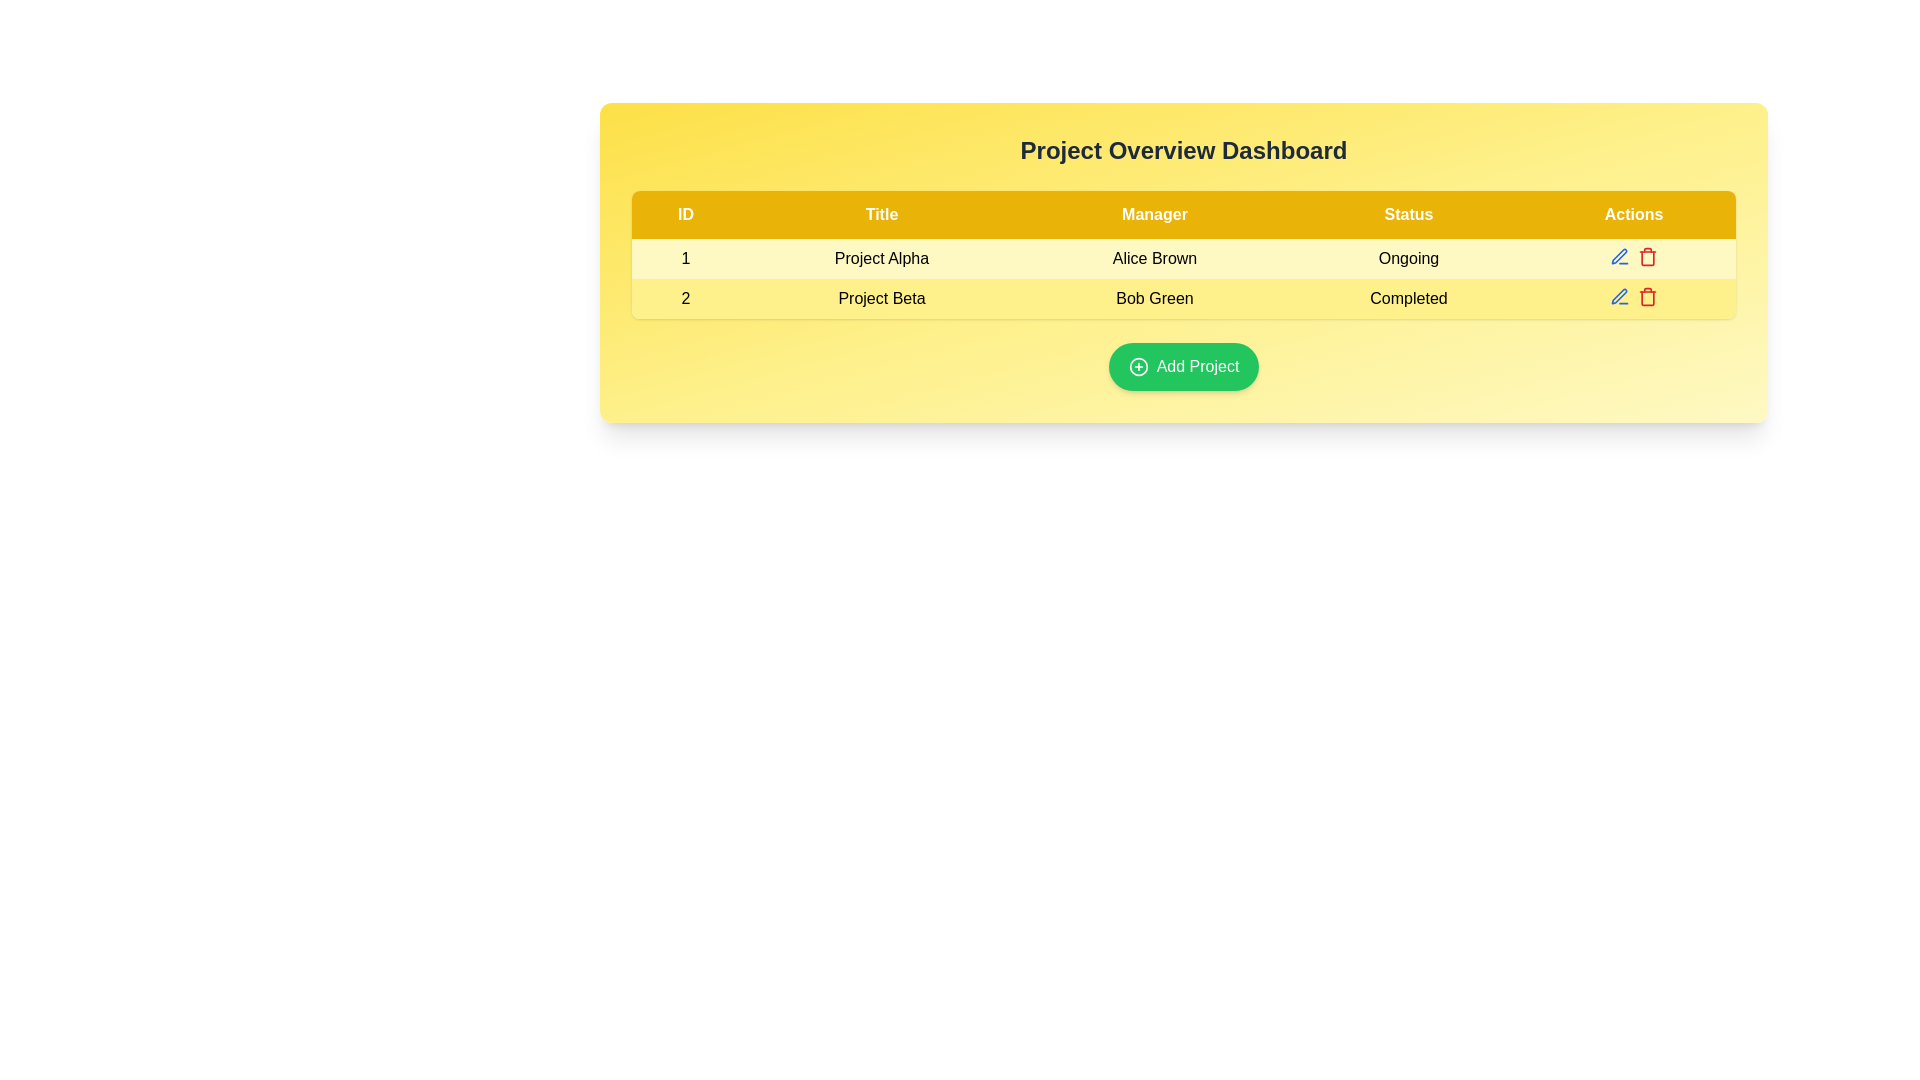 The height and width of the screenshot is (1080, 1920). What do you see at coordinates (1138, 366) in the screenshot?
I see `the Circle shape (SVG element) that is part of the 'Add Project' button, located in the top left section of the button icon` at bounding box center [1138, 366].